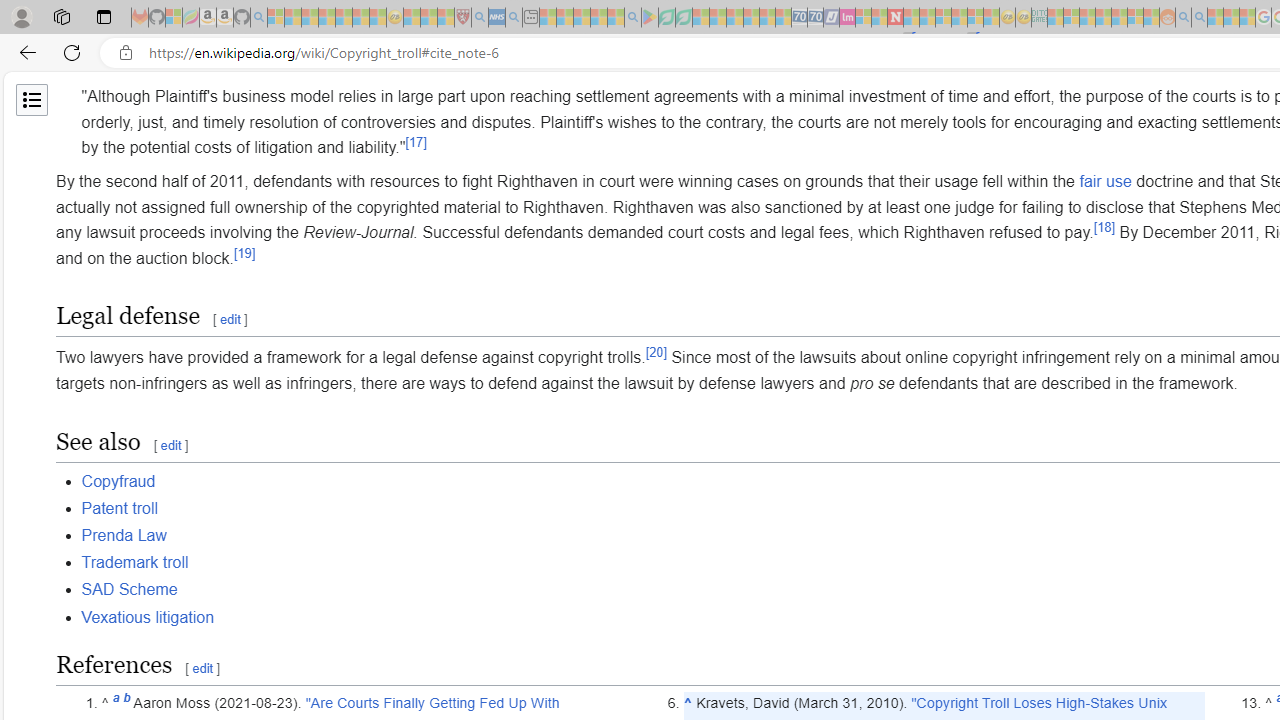 Image resolution: width=1280 pixels, height=720 pixels. I want to click on 'Personal Profile', so click(21, 16).